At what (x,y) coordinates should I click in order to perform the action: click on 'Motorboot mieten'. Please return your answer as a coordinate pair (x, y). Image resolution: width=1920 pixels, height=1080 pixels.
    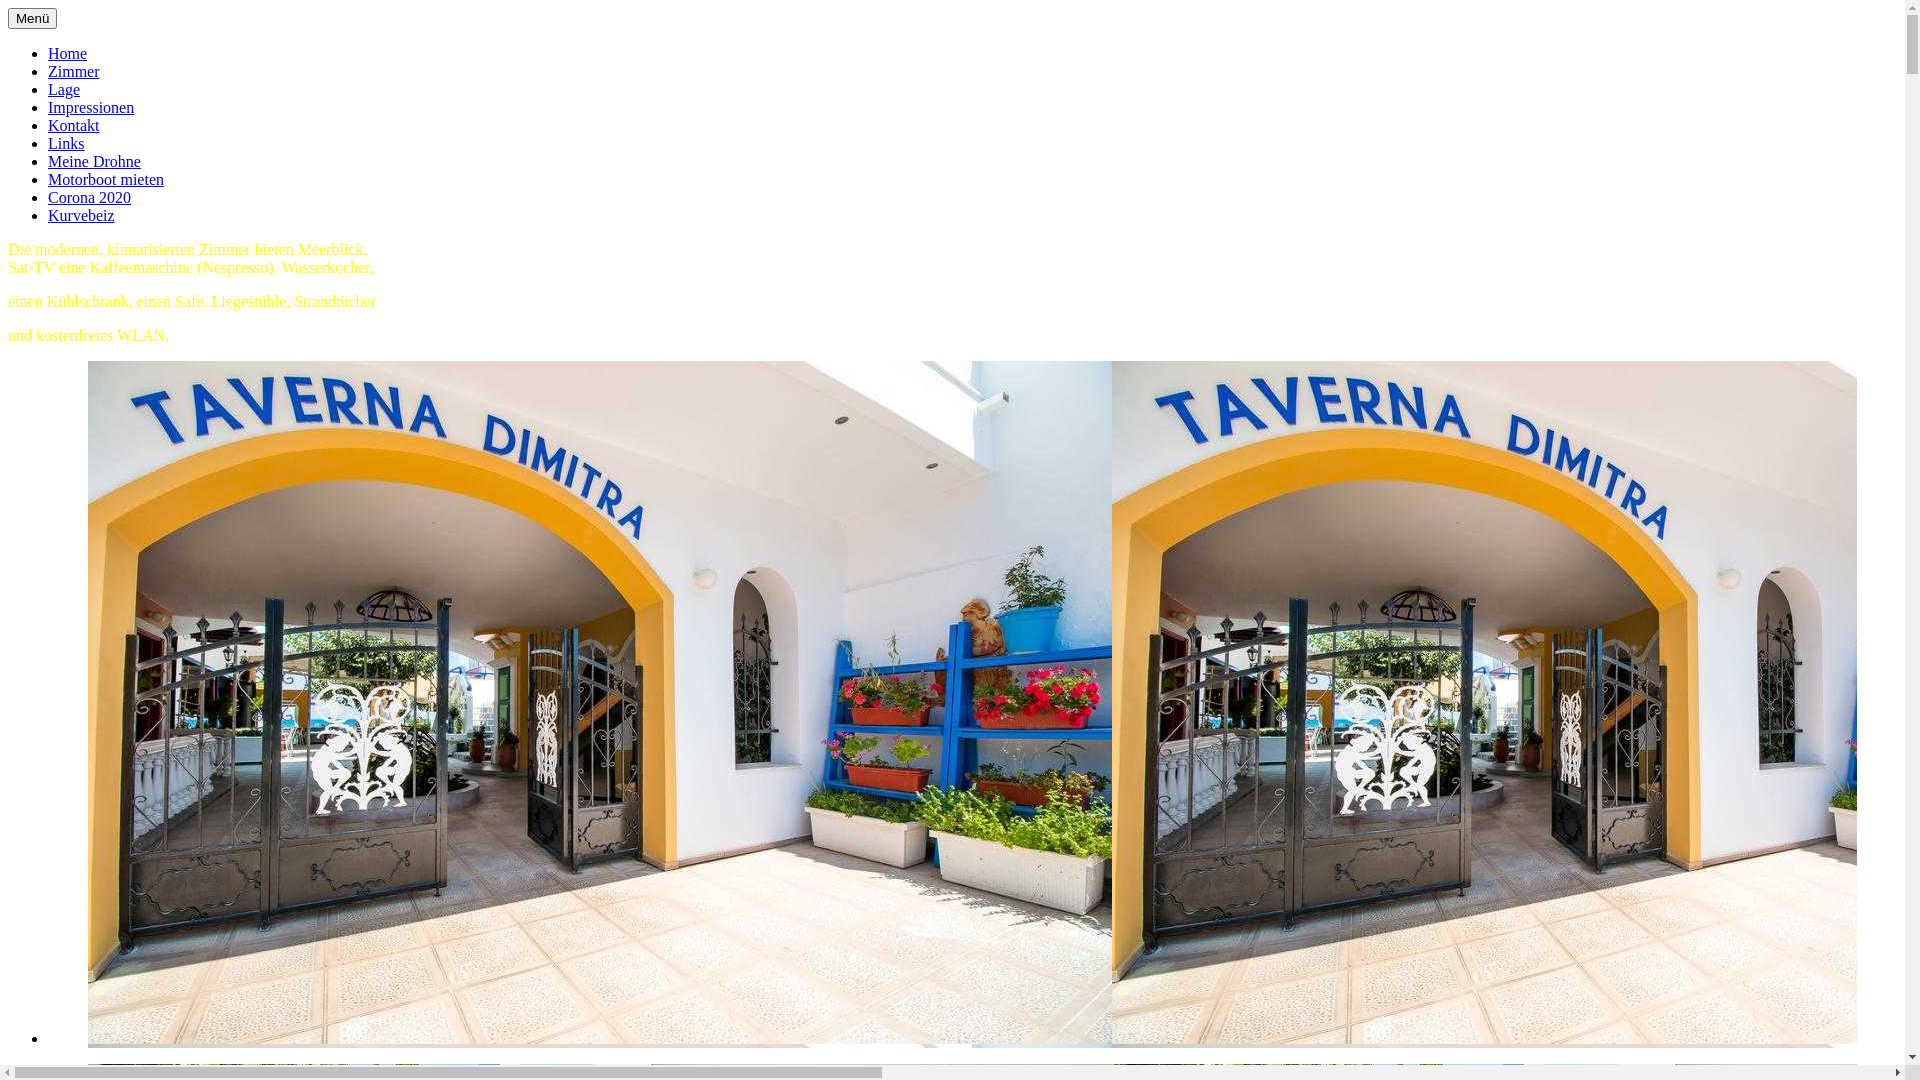
    Looking at the image, I should click on (104, 178).